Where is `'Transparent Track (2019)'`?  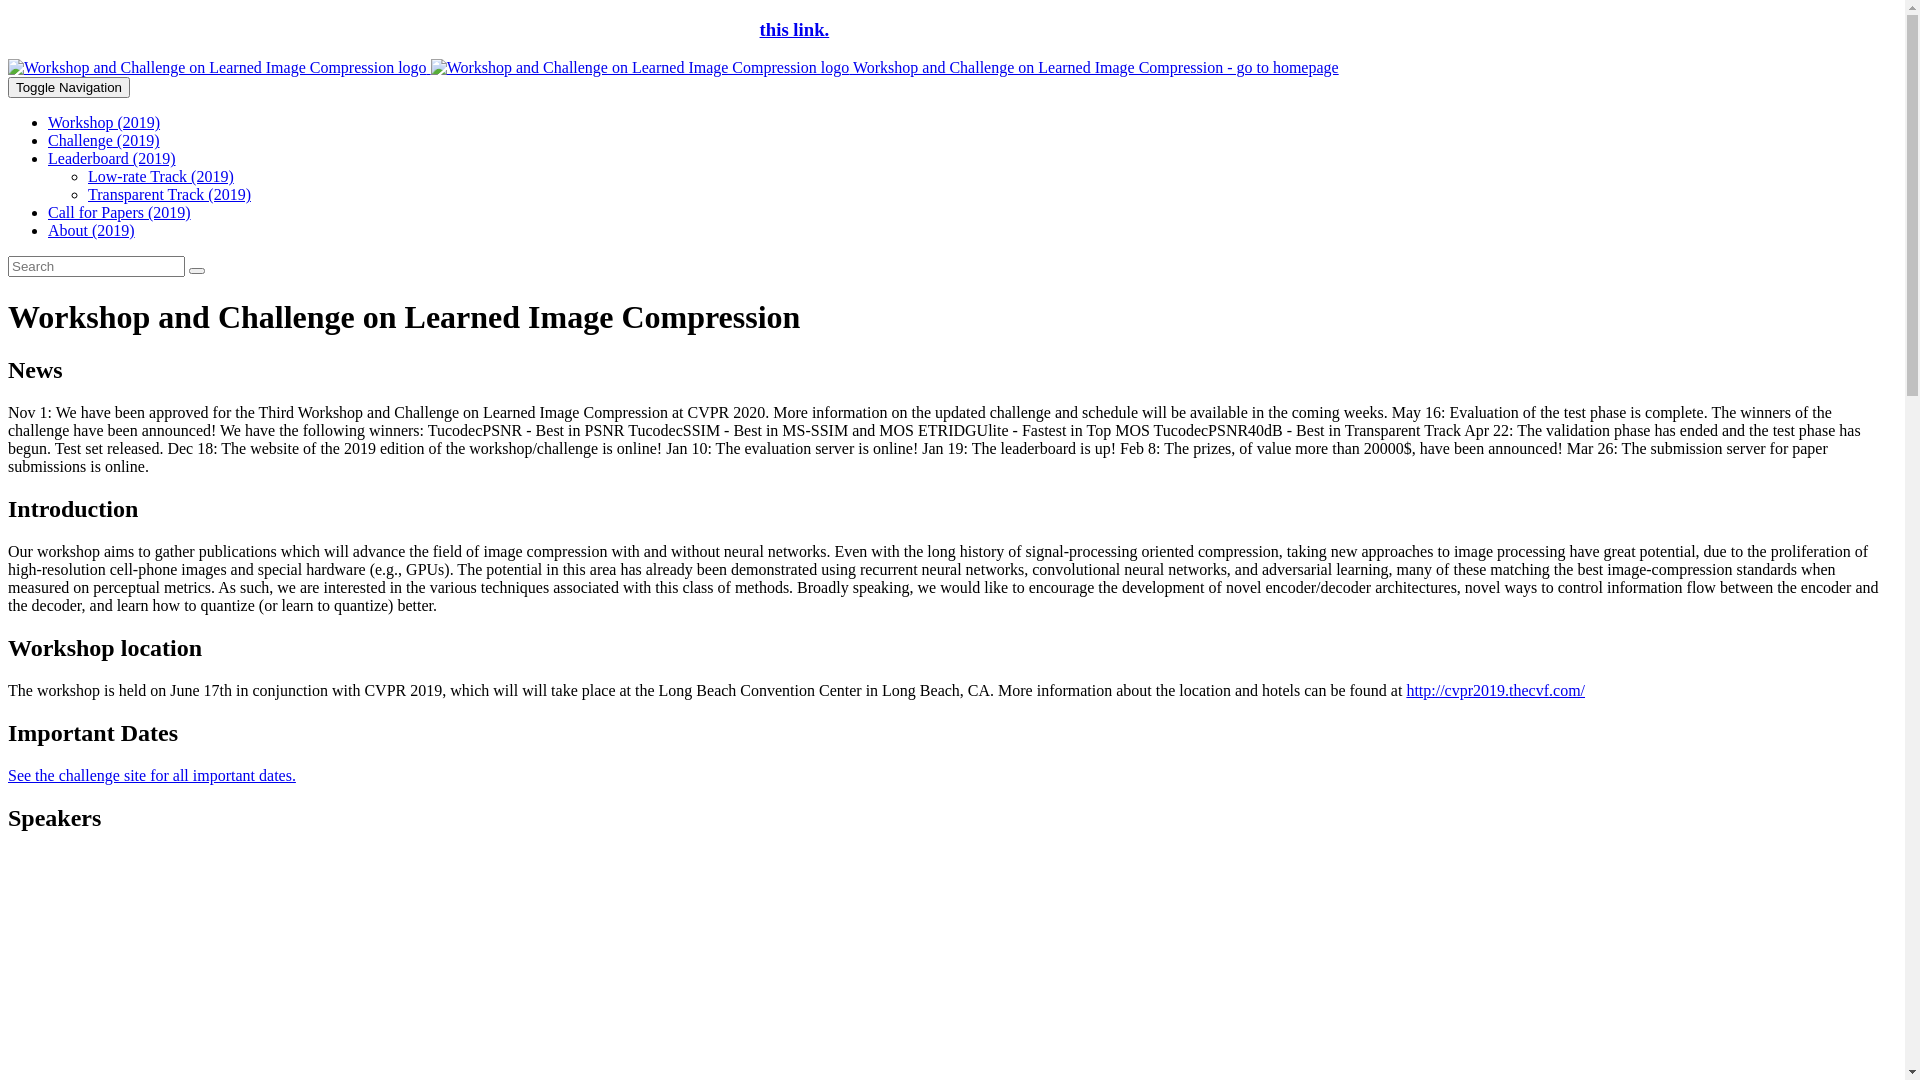
'Transparent Track (2019)' is located at coordinates (169, 194).